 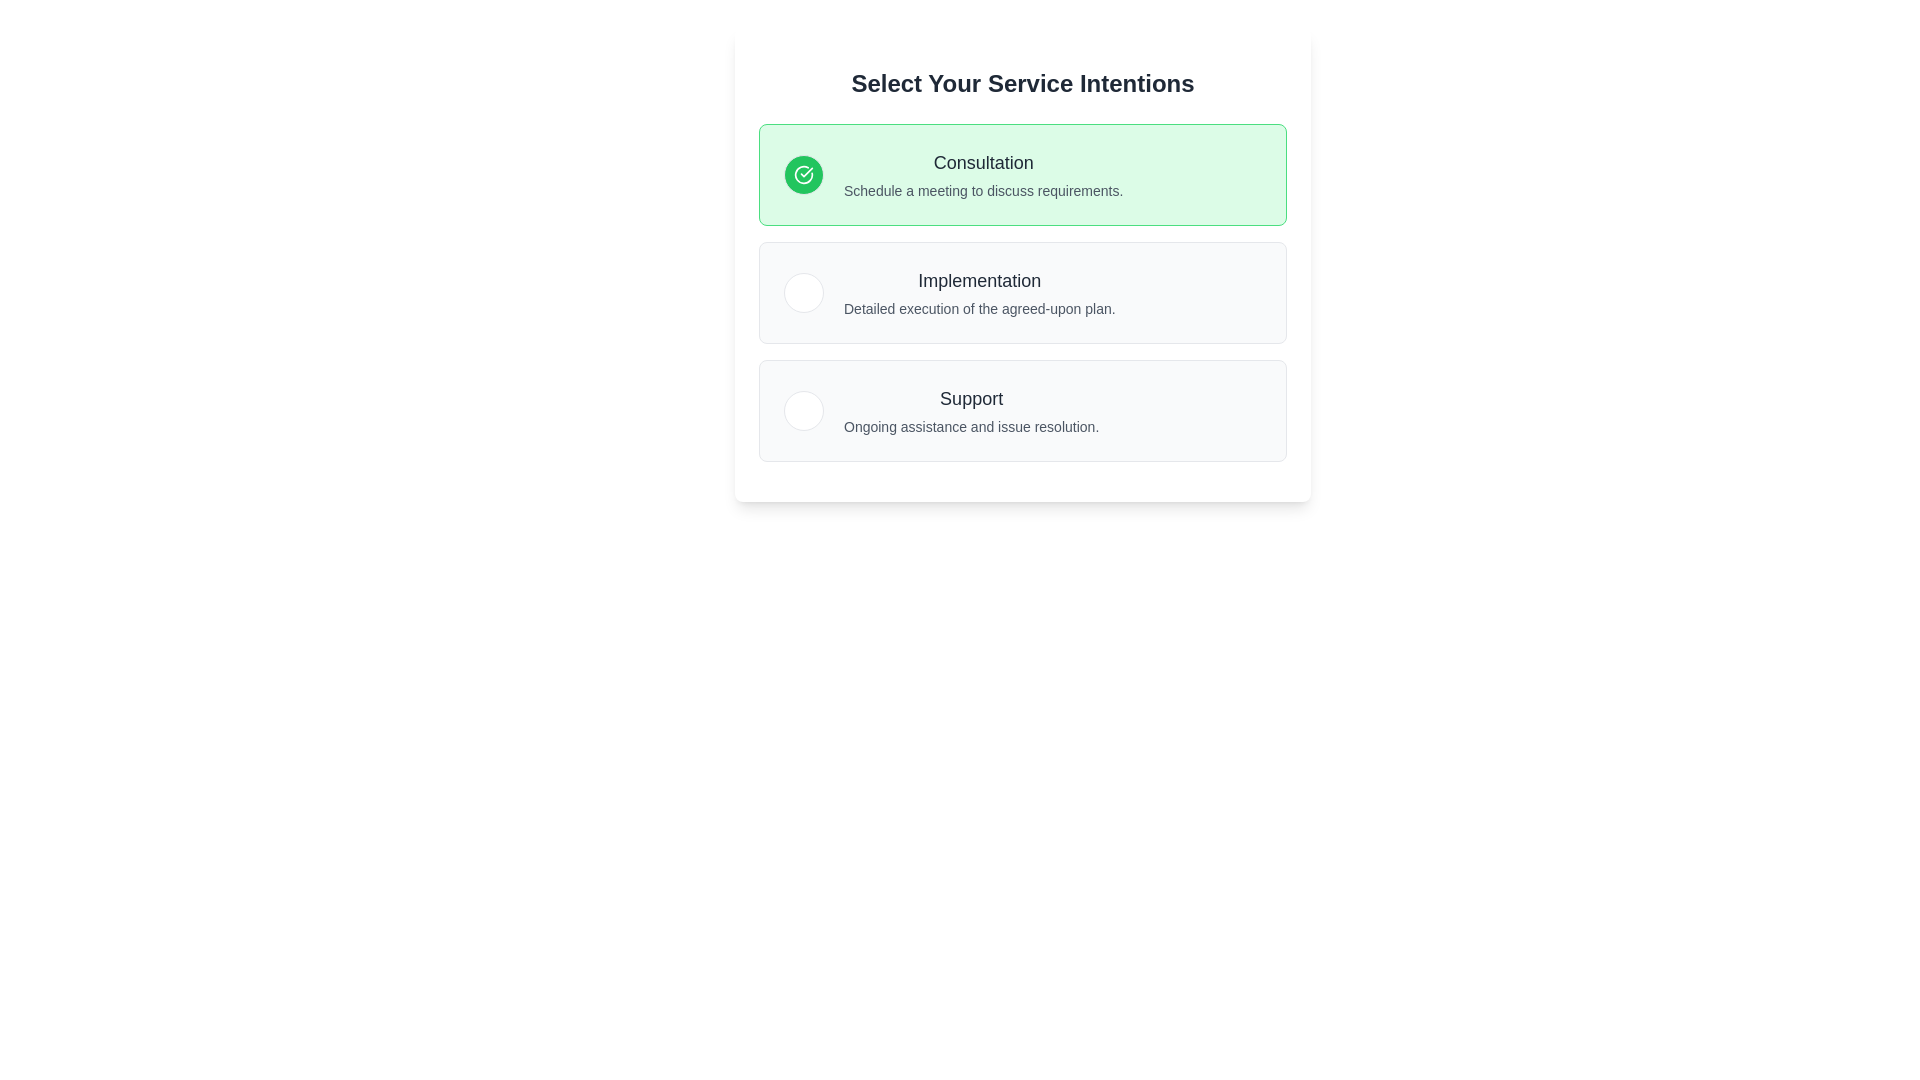 I want to click on the Information card that provides details about the 'Support' option, which is the third item in the vertical list of service intentions, so click(x=1022, y=410).